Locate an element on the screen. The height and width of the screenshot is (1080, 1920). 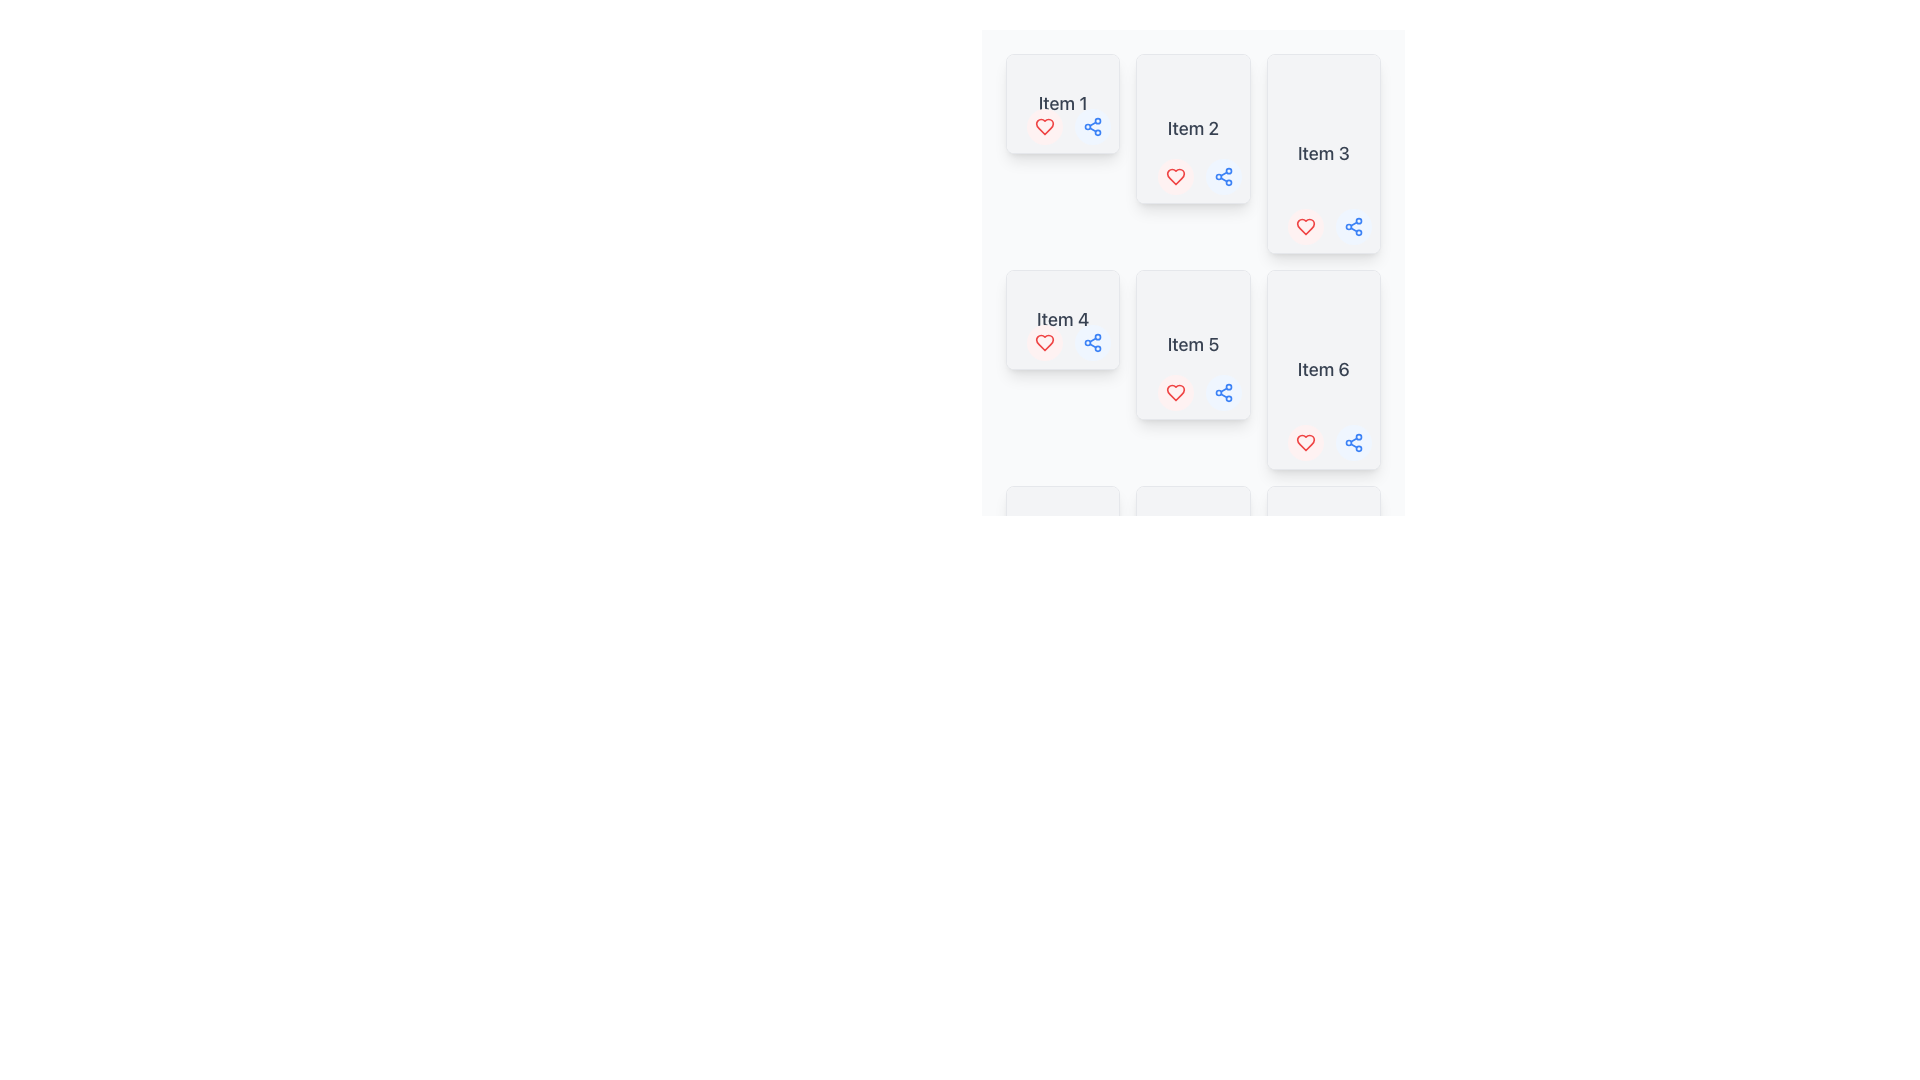
the 'like' button located in the lower-right corner of the card labeled 'Item 4' is located at coordinates (1044, 342).